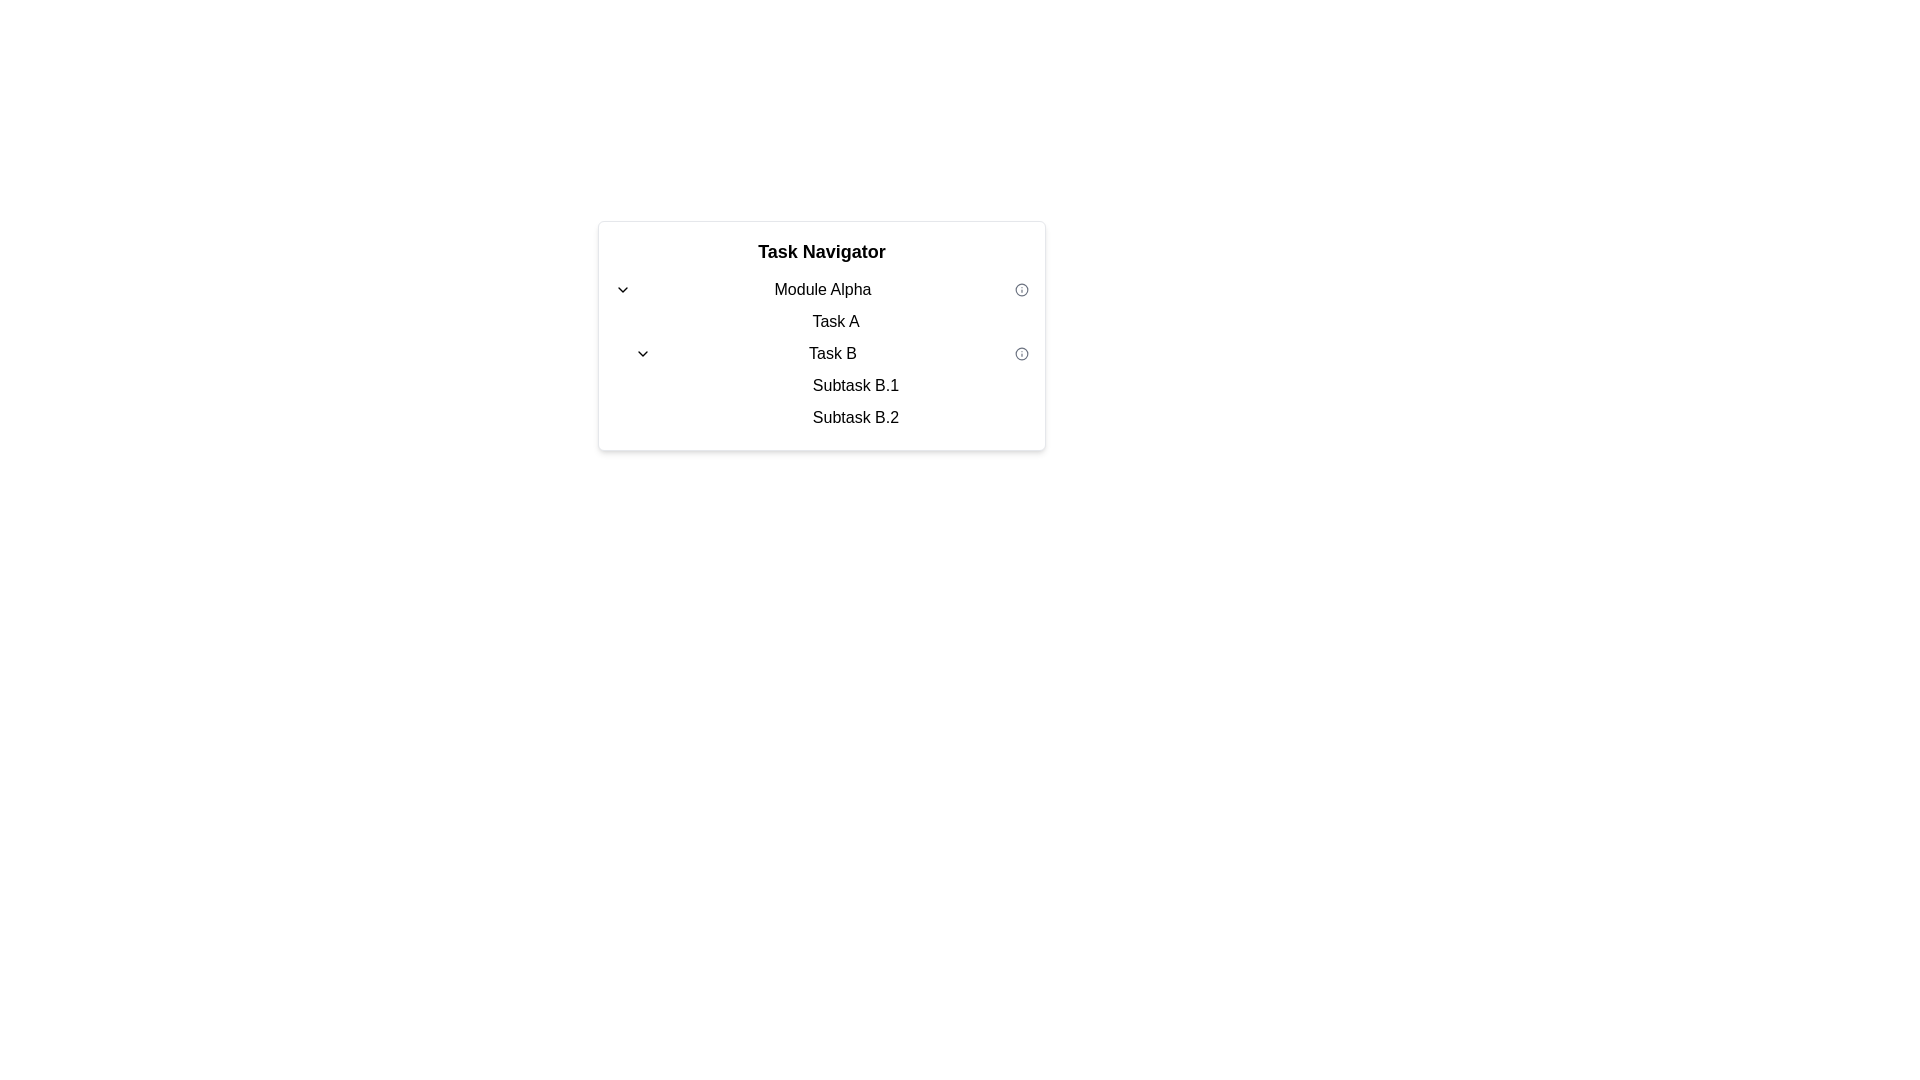  I want to click on the second collapsible list header located in the 'Task Navigator' section, which is positioned below 'Task A' and above 'Subtask B.1', so click(821, 353).